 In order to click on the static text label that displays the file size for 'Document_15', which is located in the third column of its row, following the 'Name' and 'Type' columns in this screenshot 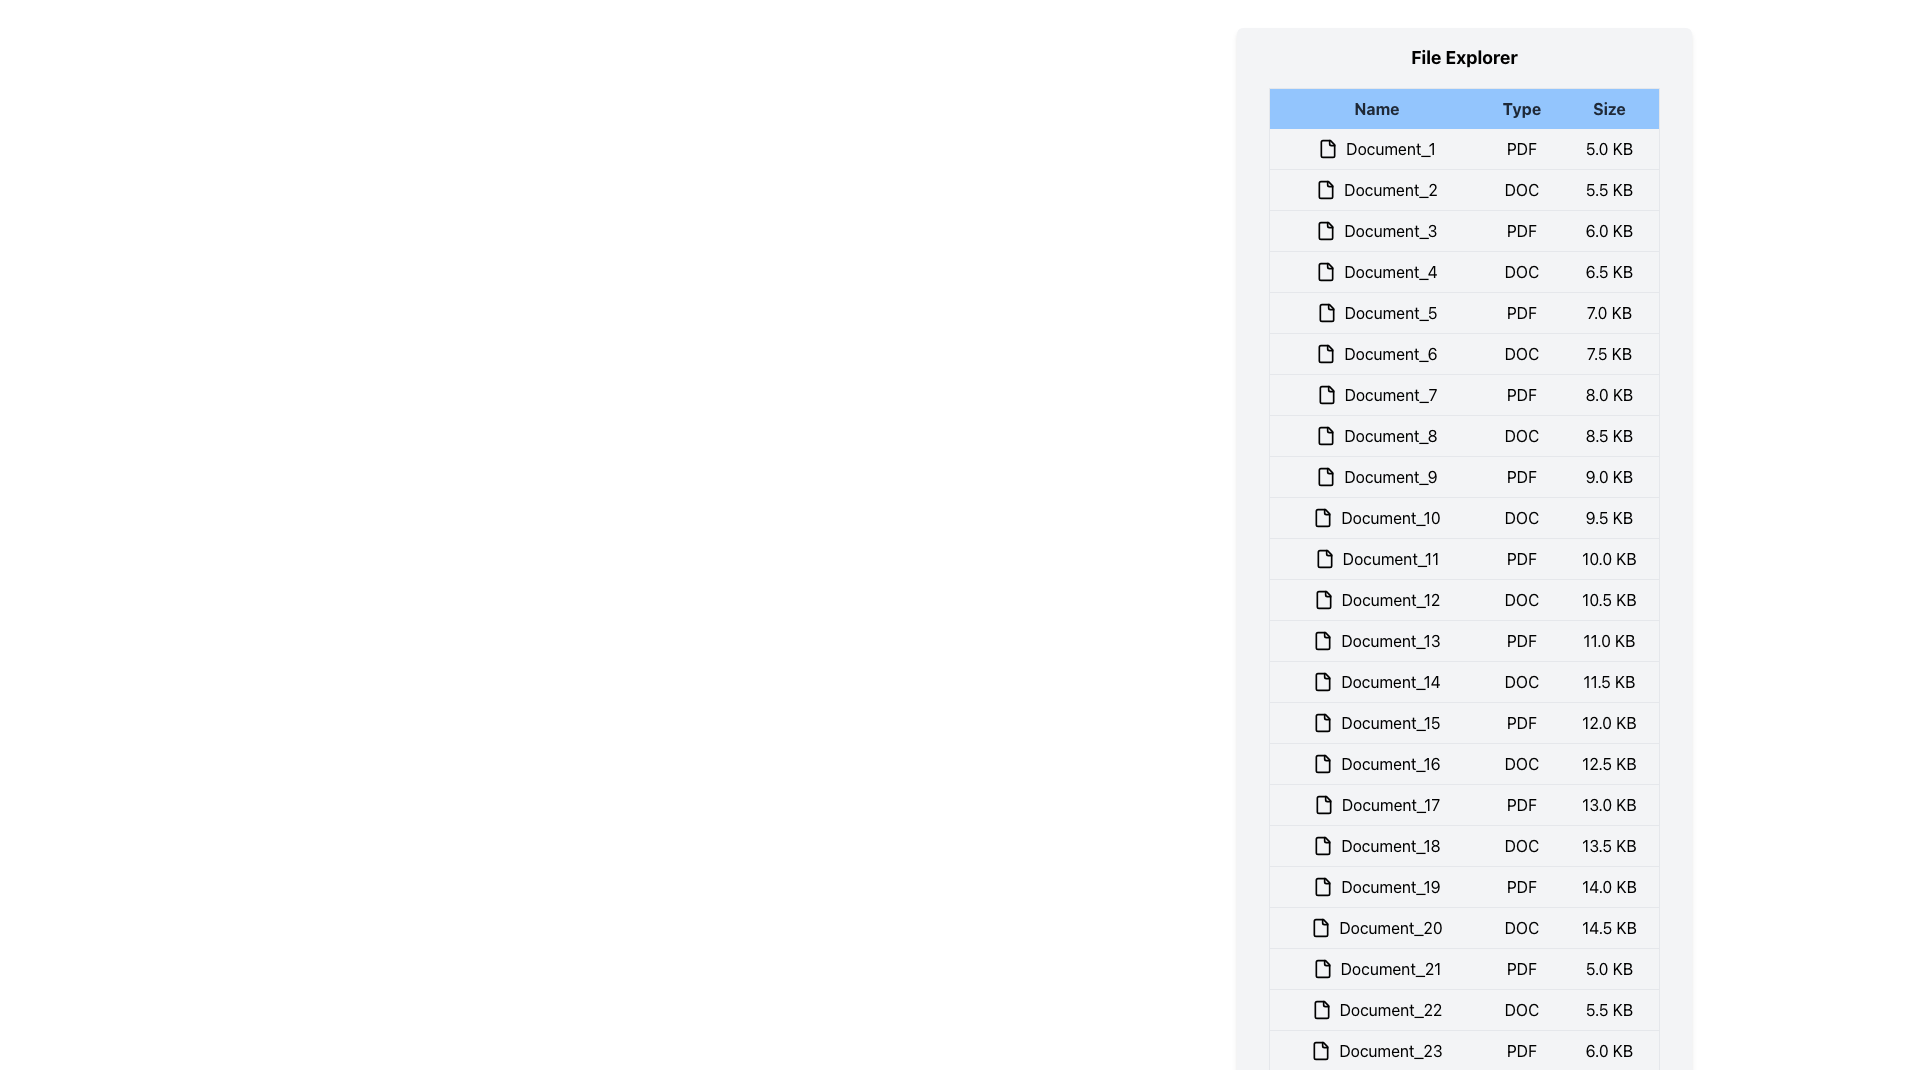, I will do `click(1609, 722)`.